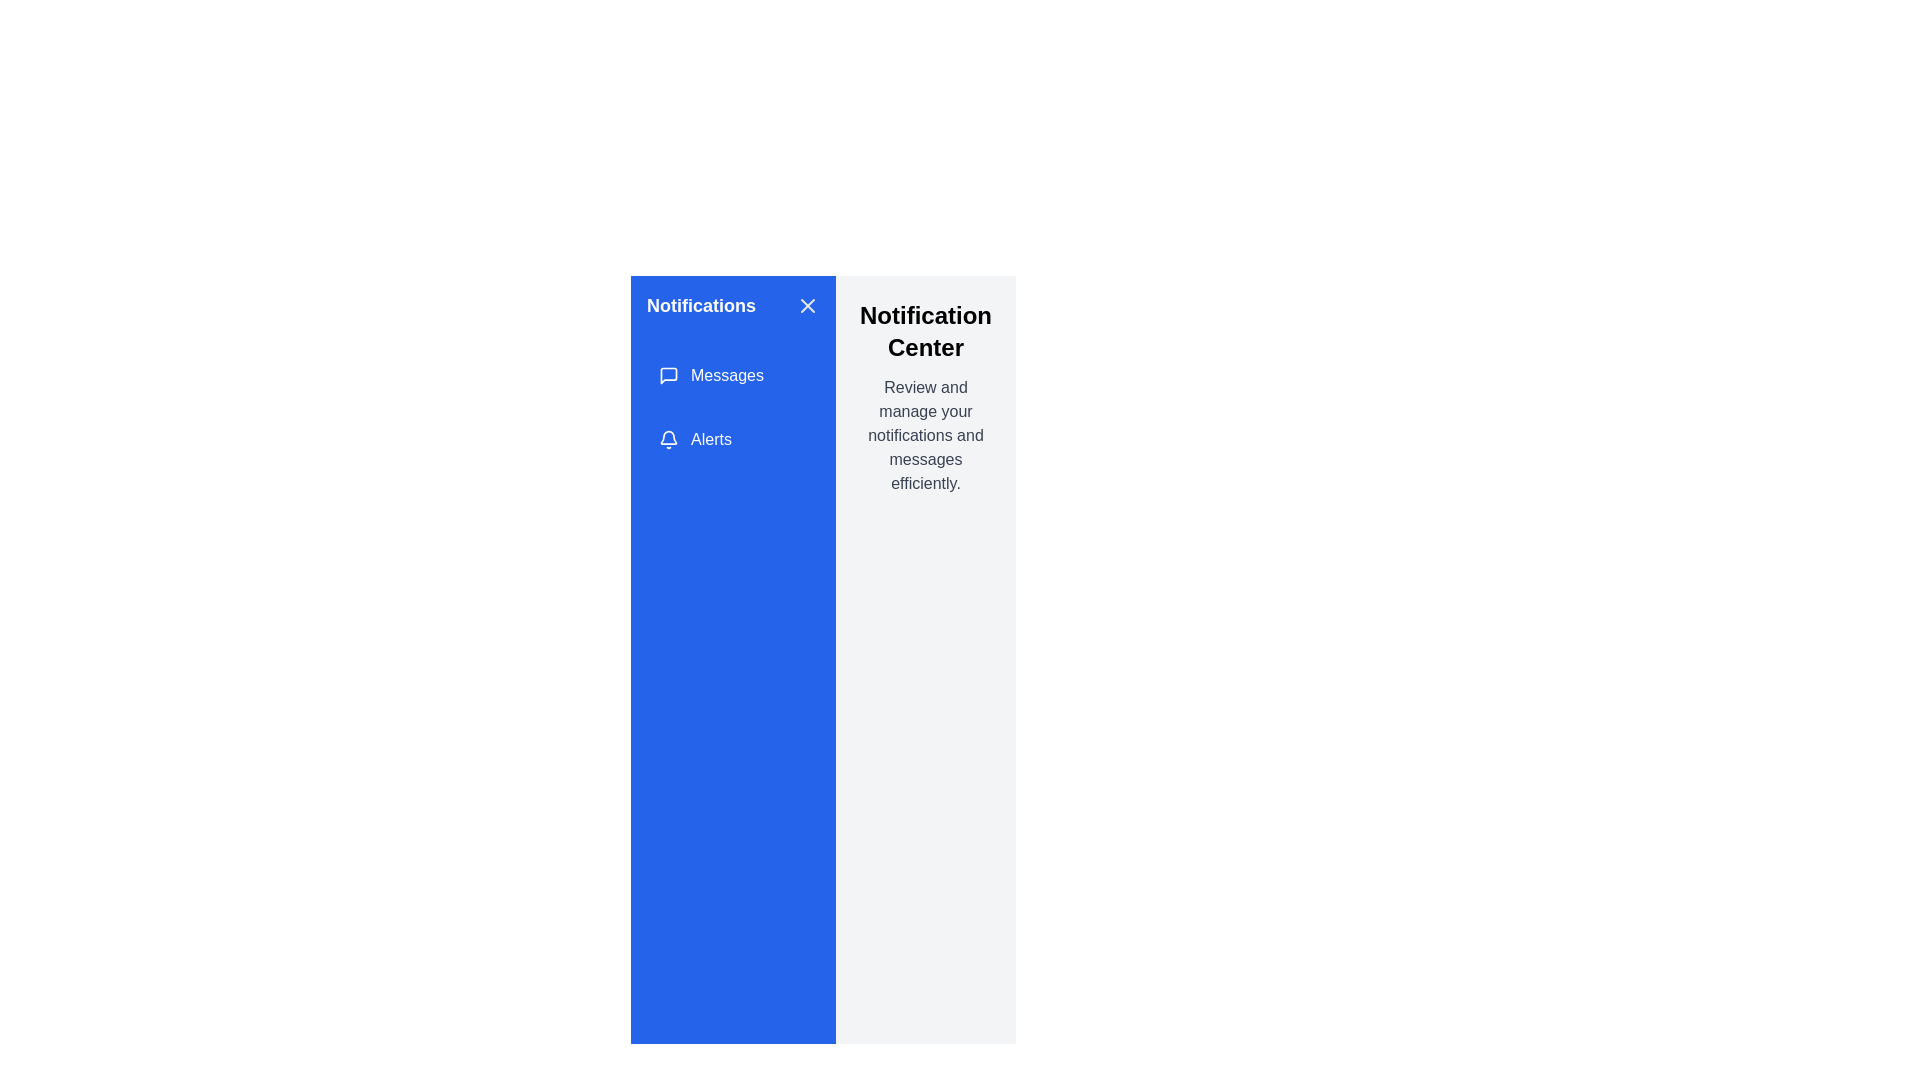 The height and width of the screenshot is (1080, 1920). What do you see at coordinates (807, 305) in the screenshot?
I see `the dismiss notifications button, which is a small 'X' icon with a white stroke and blue background located in the top-right corner of the 'Notifications' header bar, next to the 'Notifications' label` at bounding box center [807, 305].